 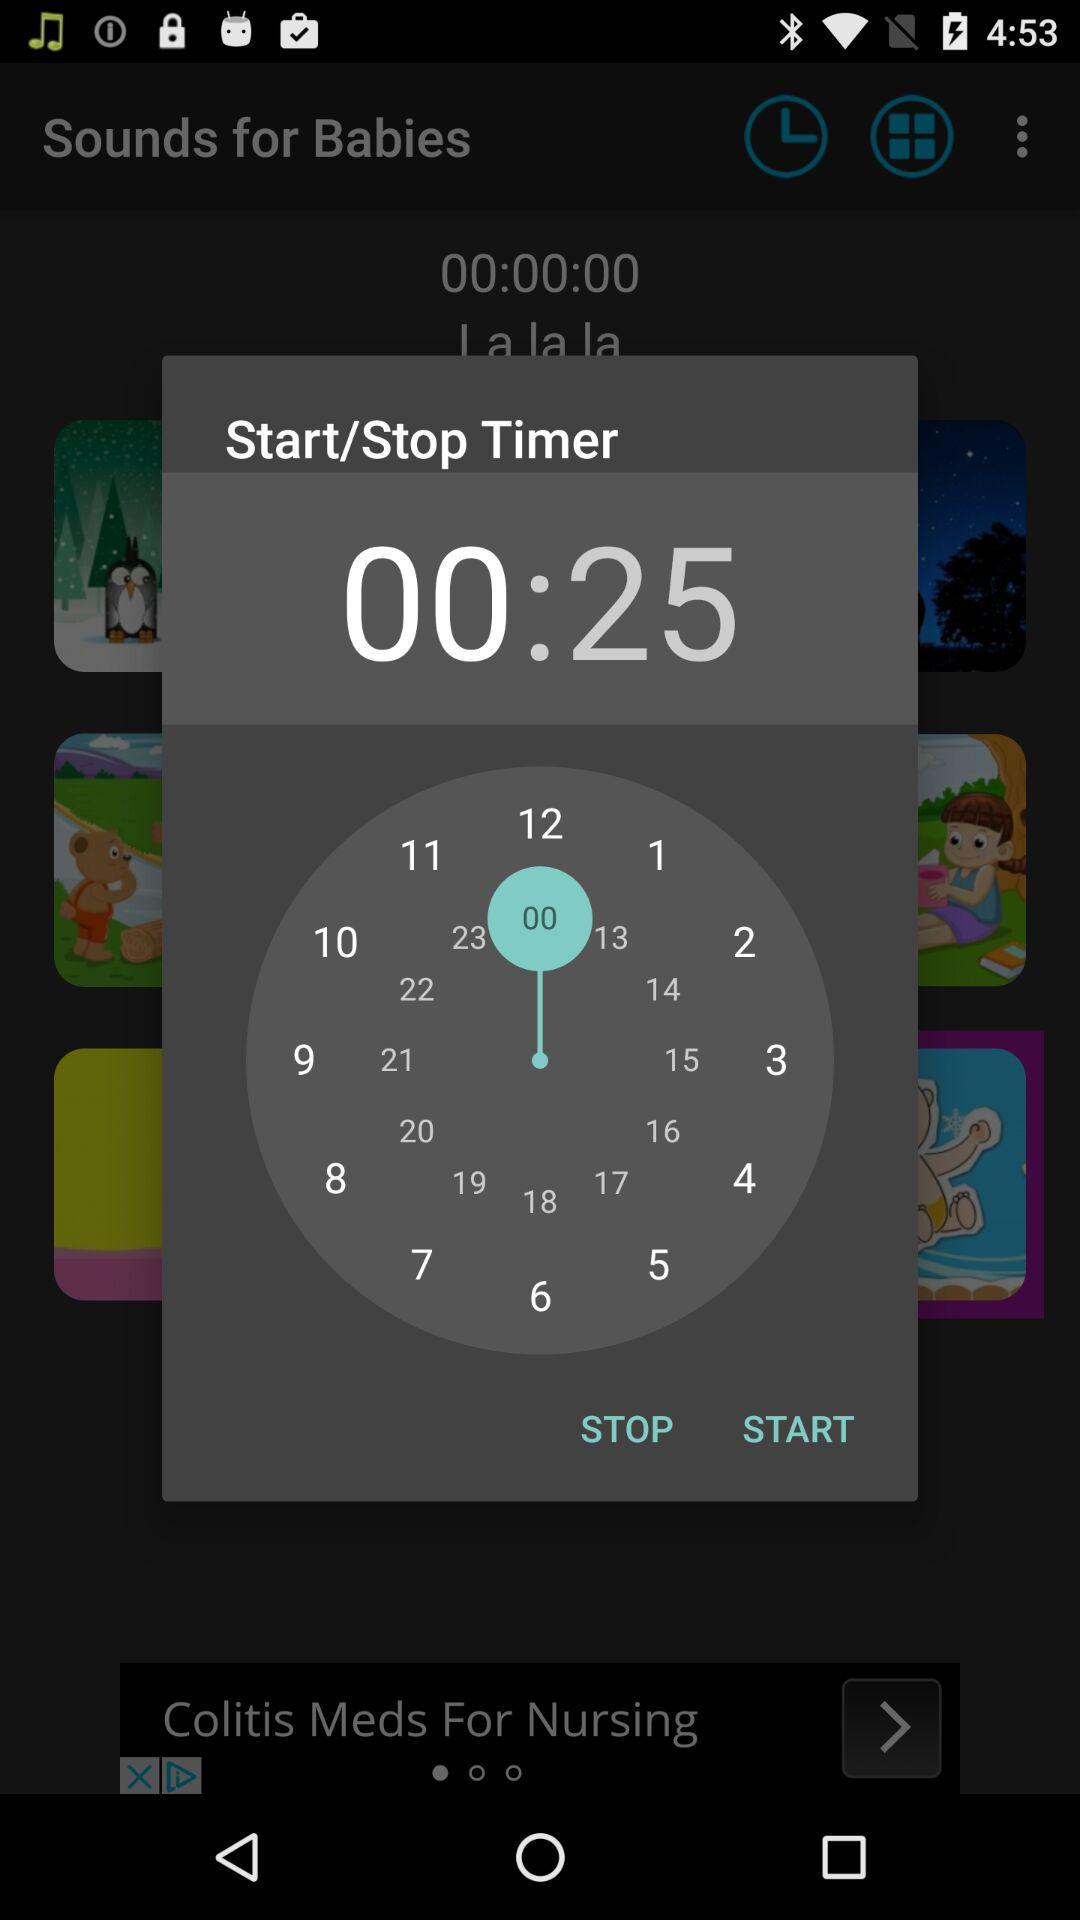 I want to click on the icon below the start/stop timer icon, so click(x=652, y=597).